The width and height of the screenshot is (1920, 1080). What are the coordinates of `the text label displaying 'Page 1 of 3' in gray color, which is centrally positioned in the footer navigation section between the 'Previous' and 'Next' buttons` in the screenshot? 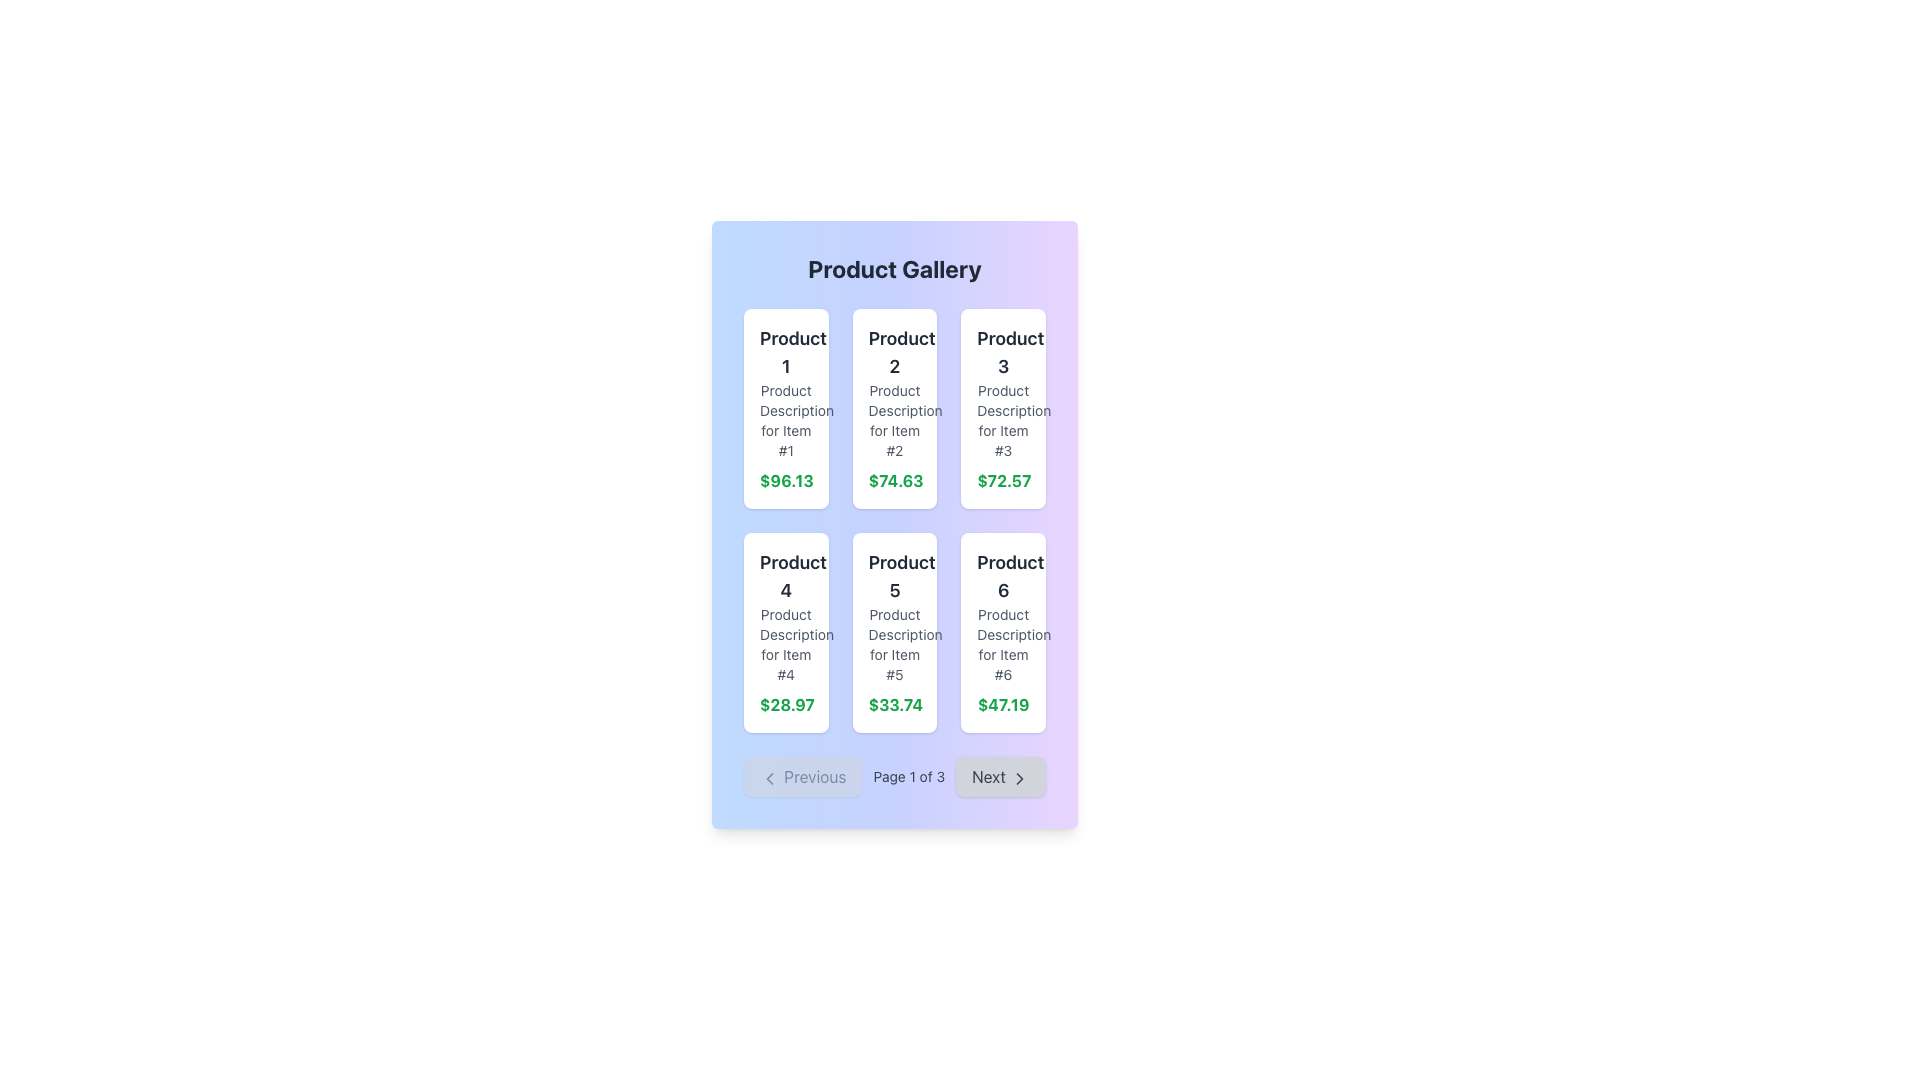 It's located at (908, 775).